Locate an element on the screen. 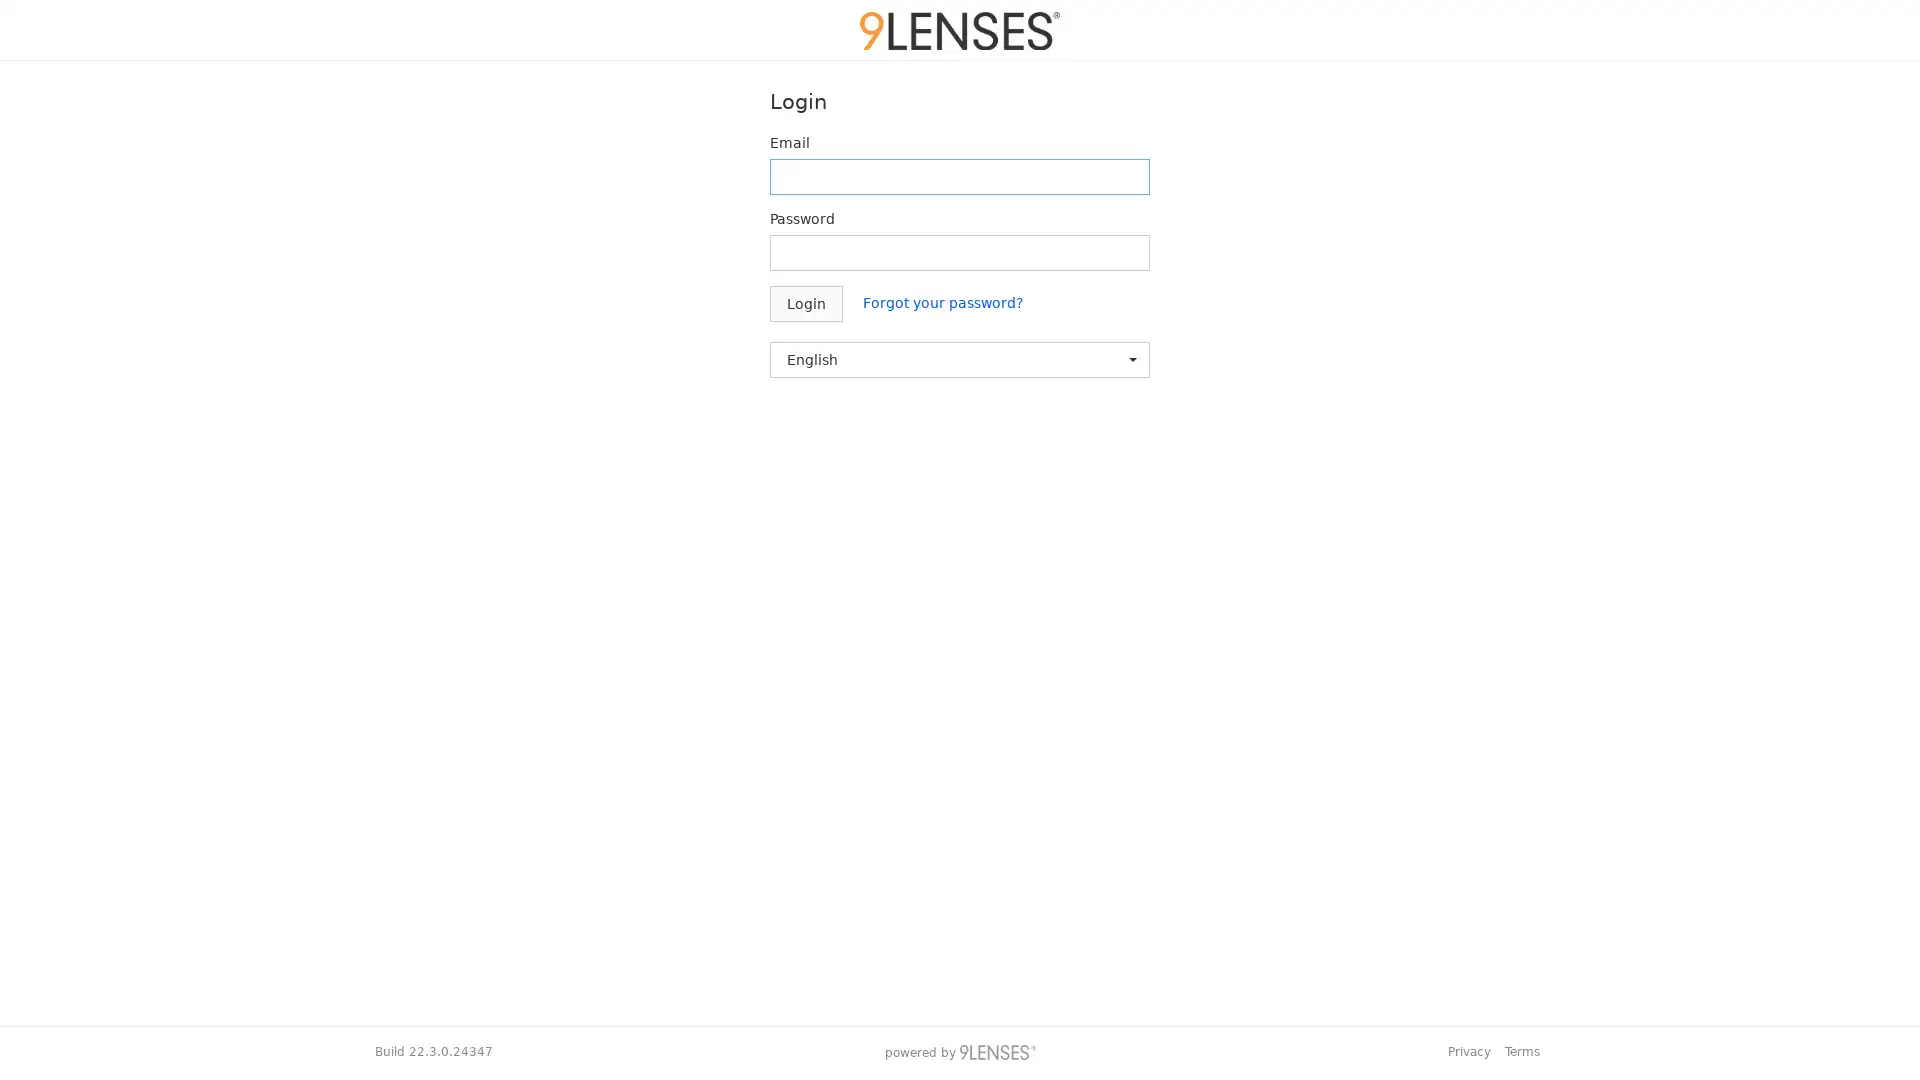 This screenshot has width=1920, height=1080. Login is located at coordinates (806, 304).